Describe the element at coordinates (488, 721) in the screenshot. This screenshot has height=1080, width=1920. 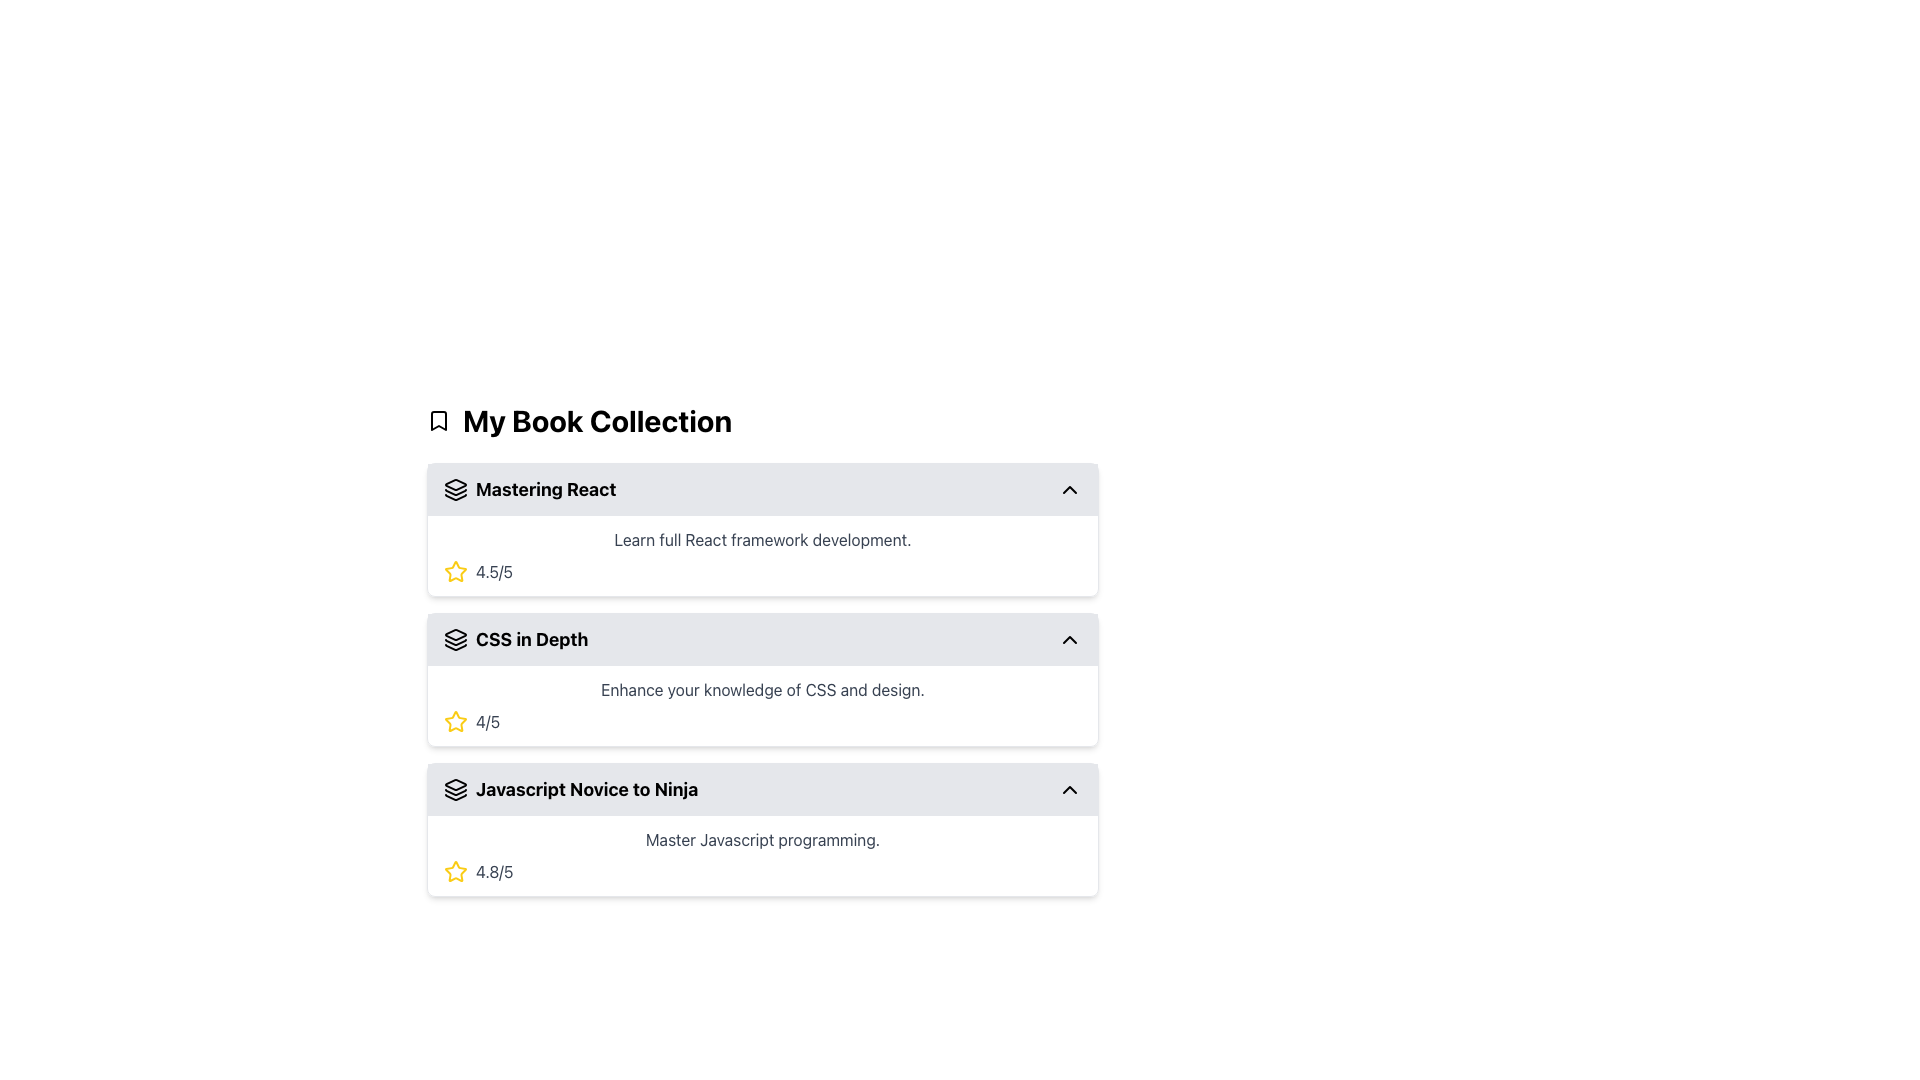
I see `the text label indicating the rating of the book 'CSS in Depth' to trigger a tooltip` at that location.